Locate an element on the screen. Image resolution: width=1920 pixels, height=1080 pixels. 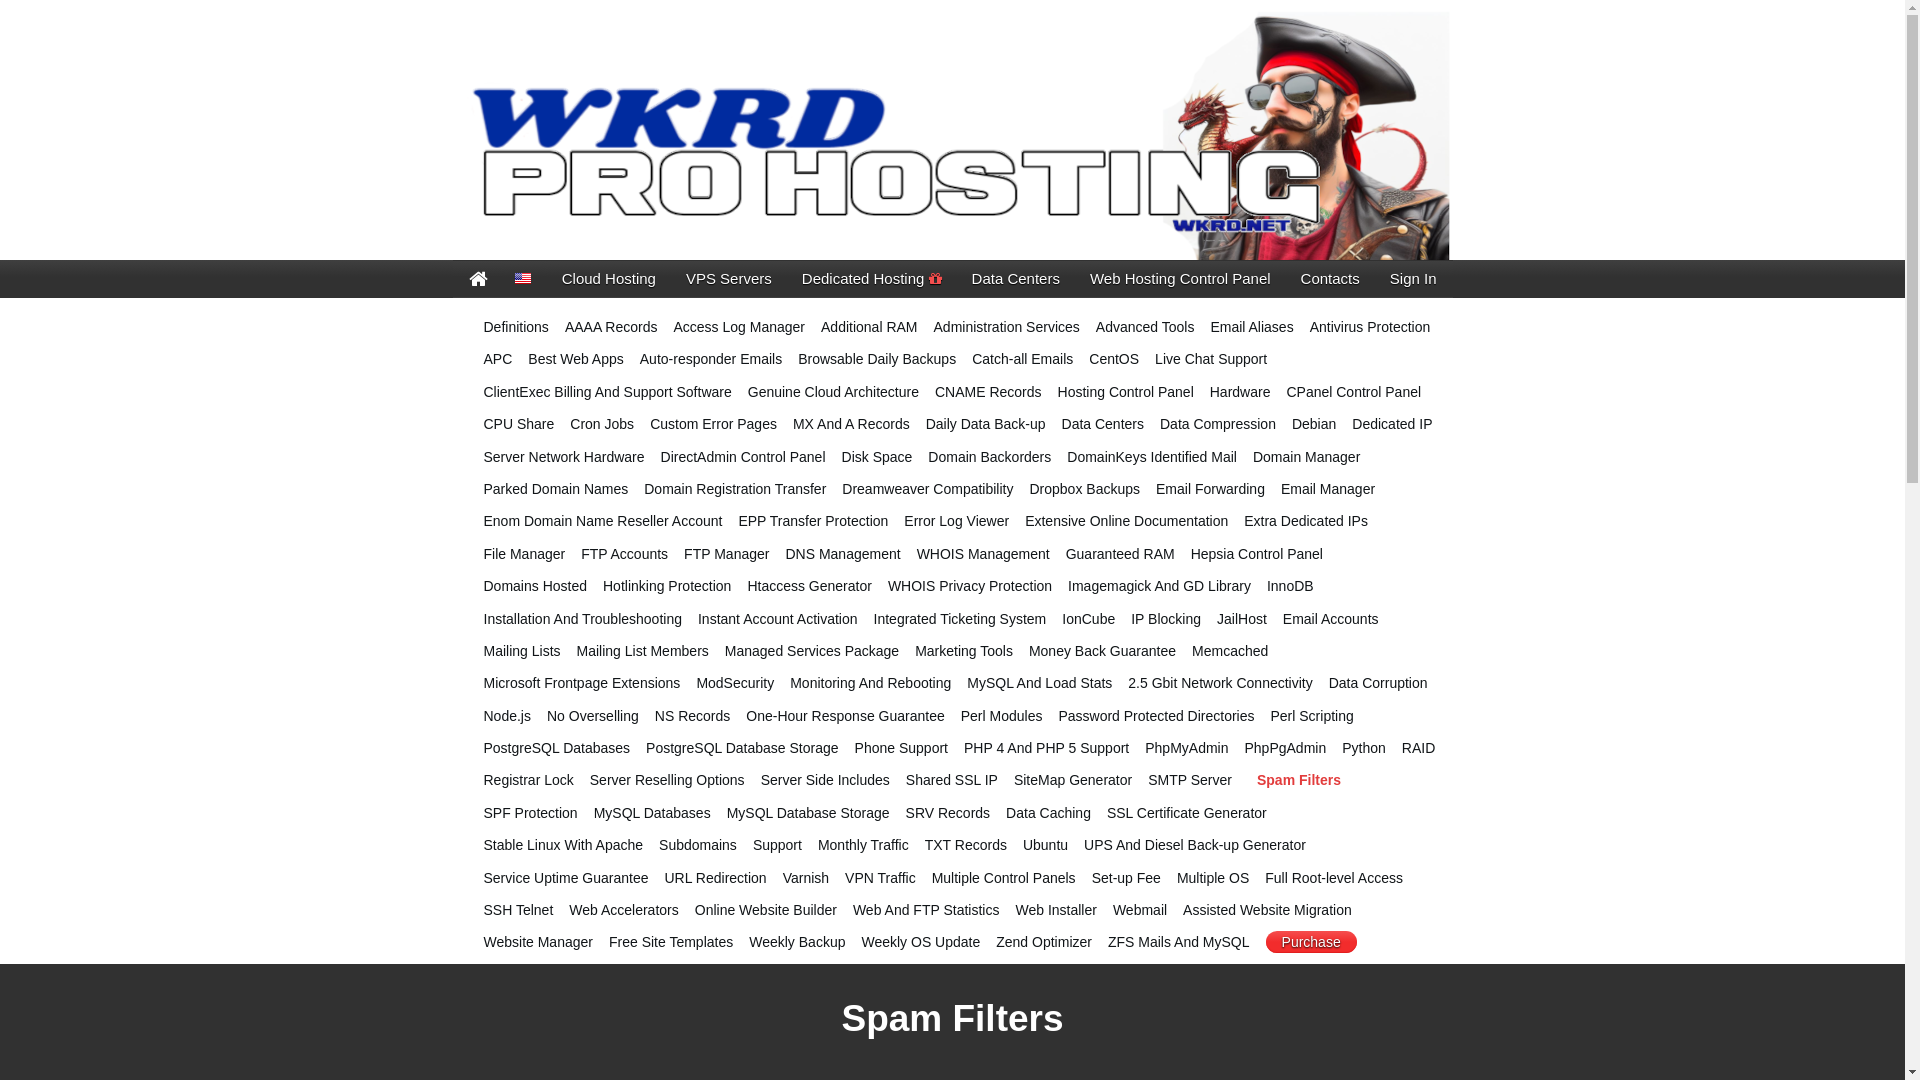
'Server Side Includes' is located at coordinates (825, 778).